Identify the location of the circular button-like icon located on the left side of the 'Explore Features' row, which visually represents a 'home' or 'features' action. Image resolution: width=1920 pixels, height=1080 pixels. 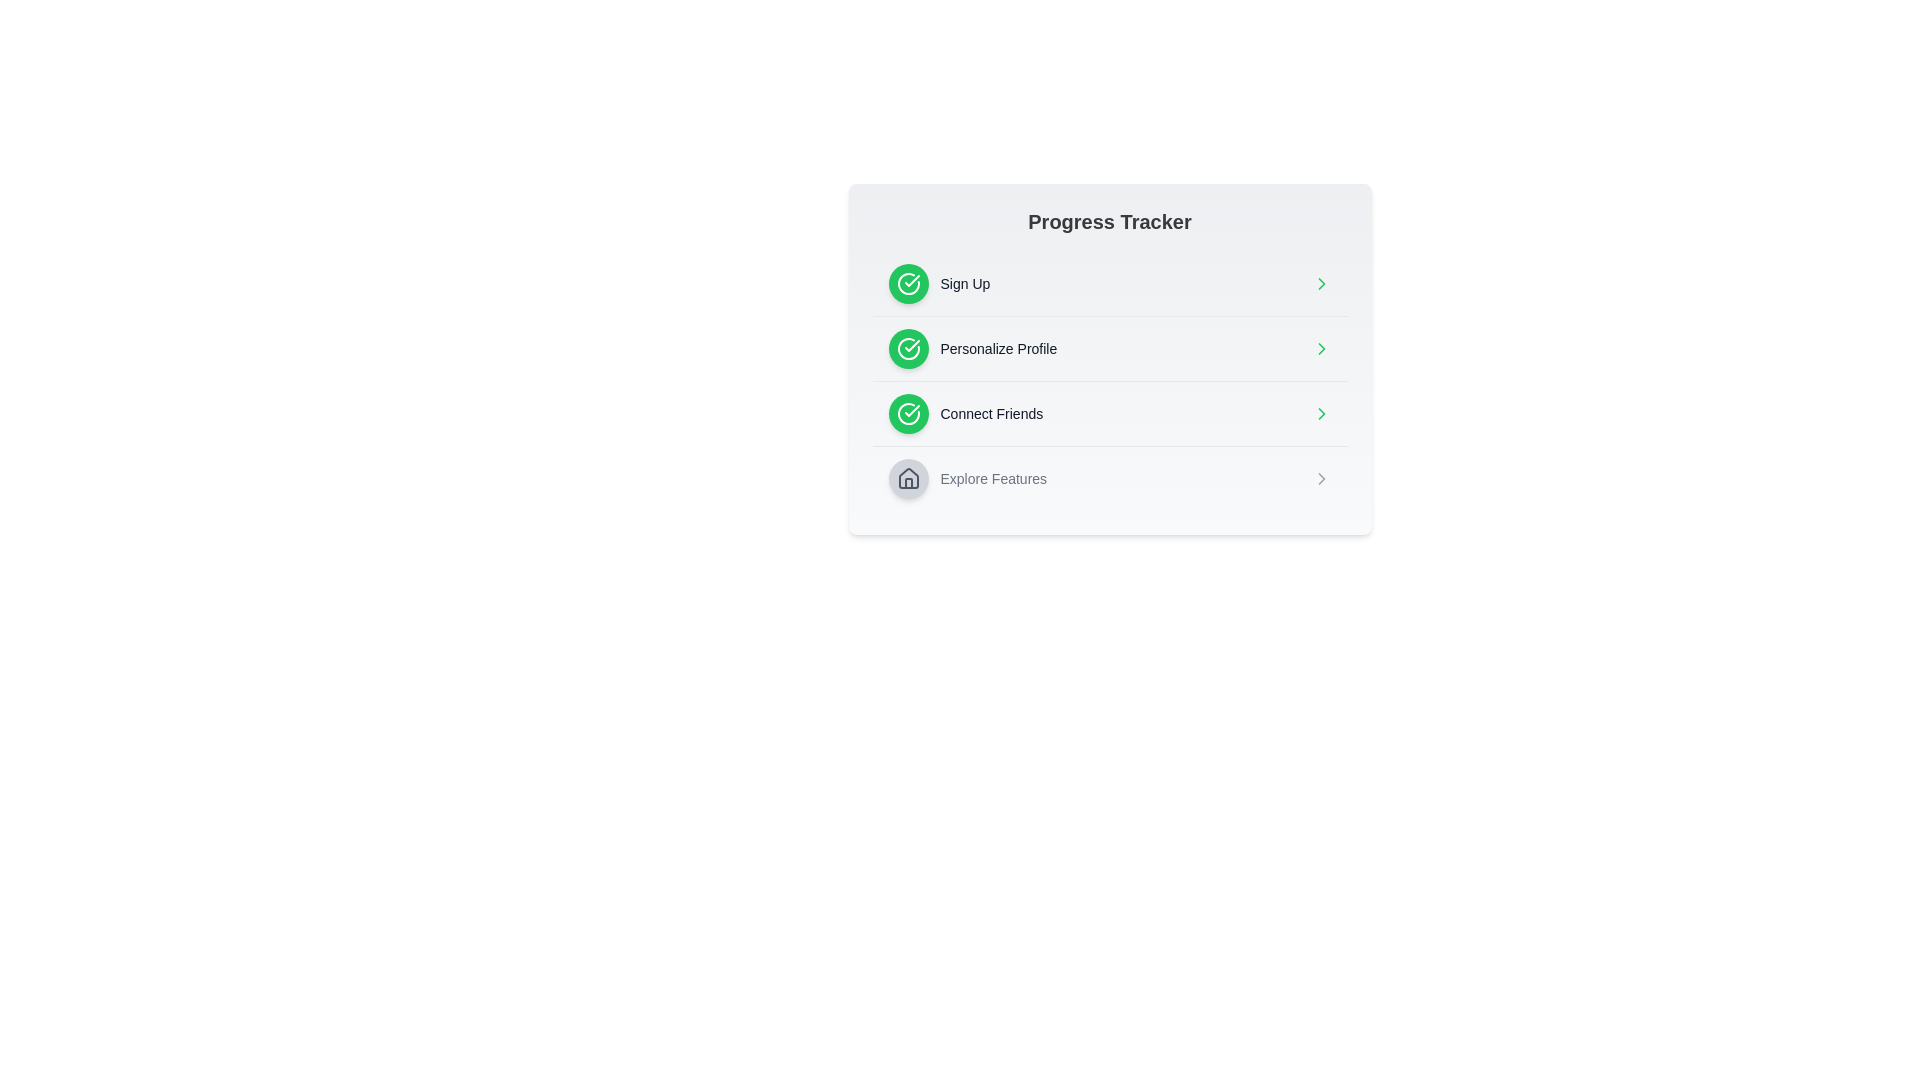
(907, 478).